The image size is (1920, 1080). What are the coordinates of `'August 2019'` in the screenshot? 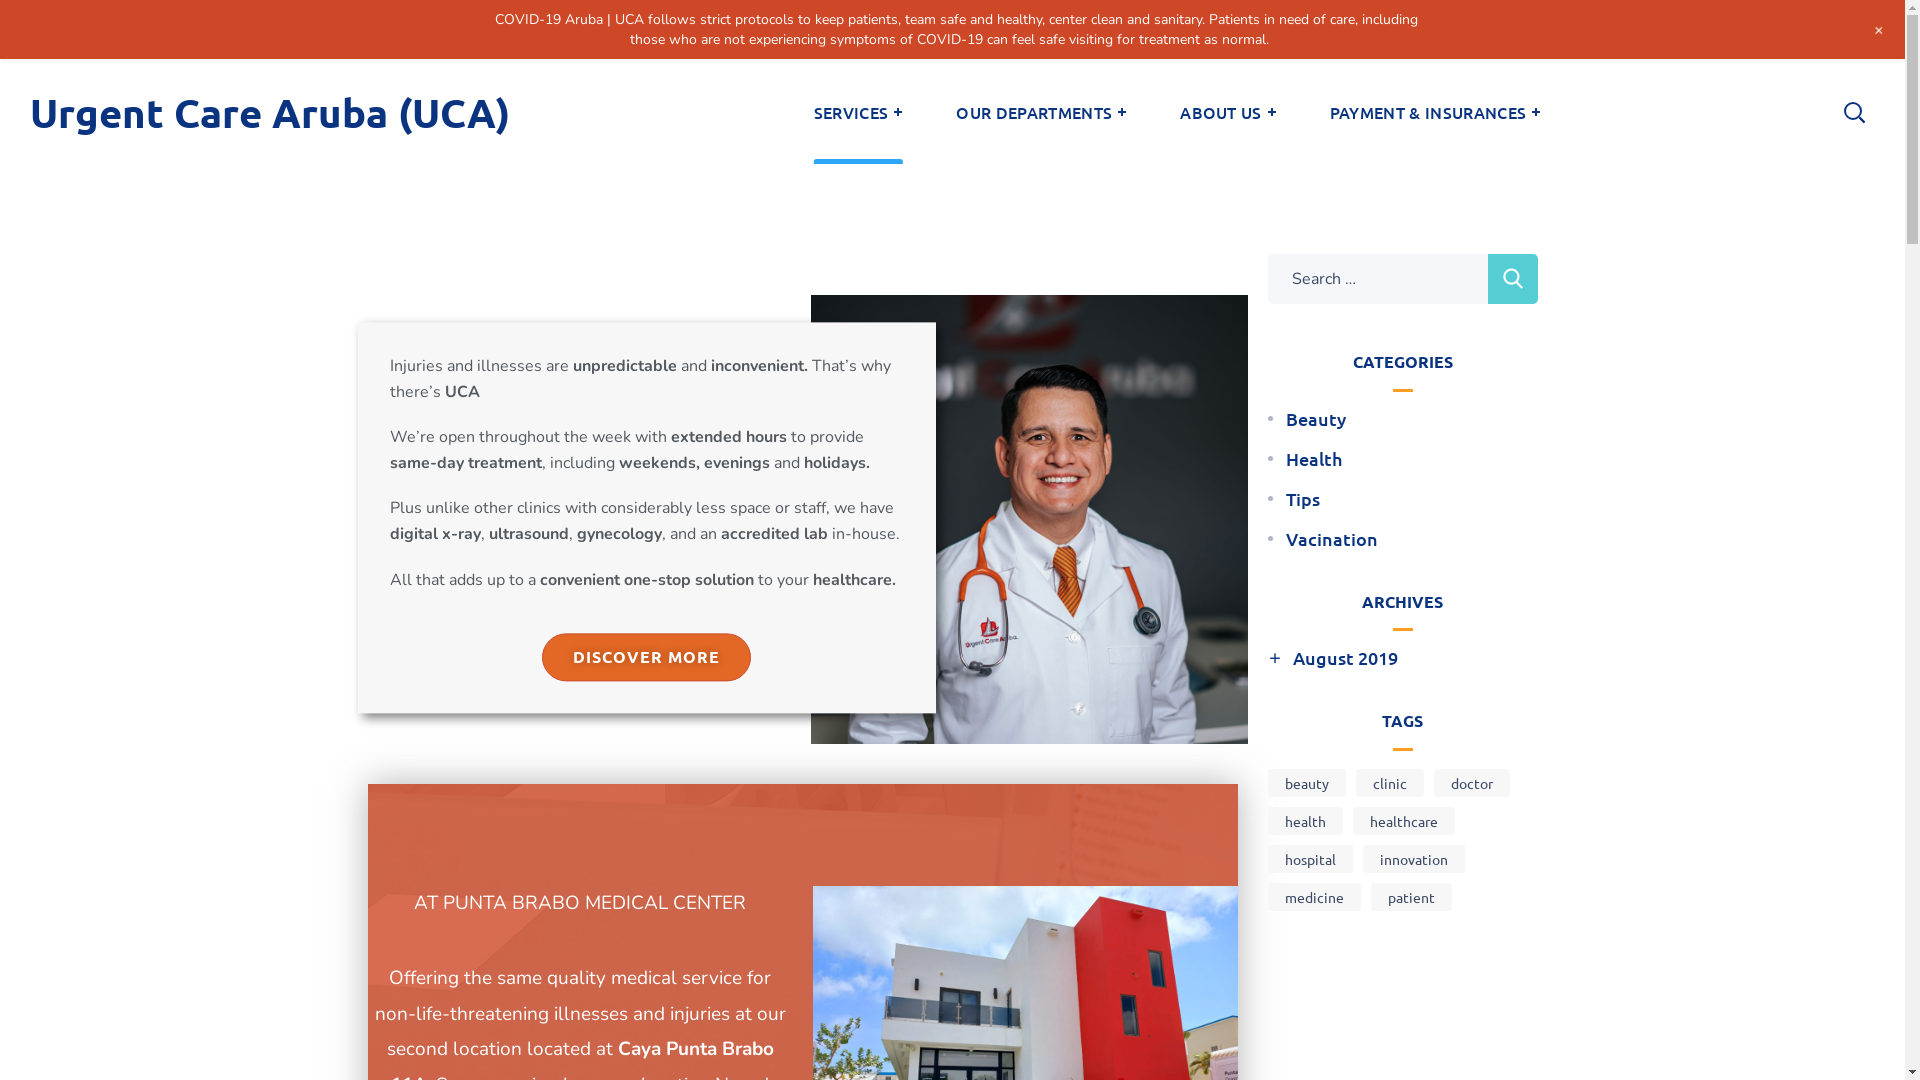 It's located at (1344, 658).